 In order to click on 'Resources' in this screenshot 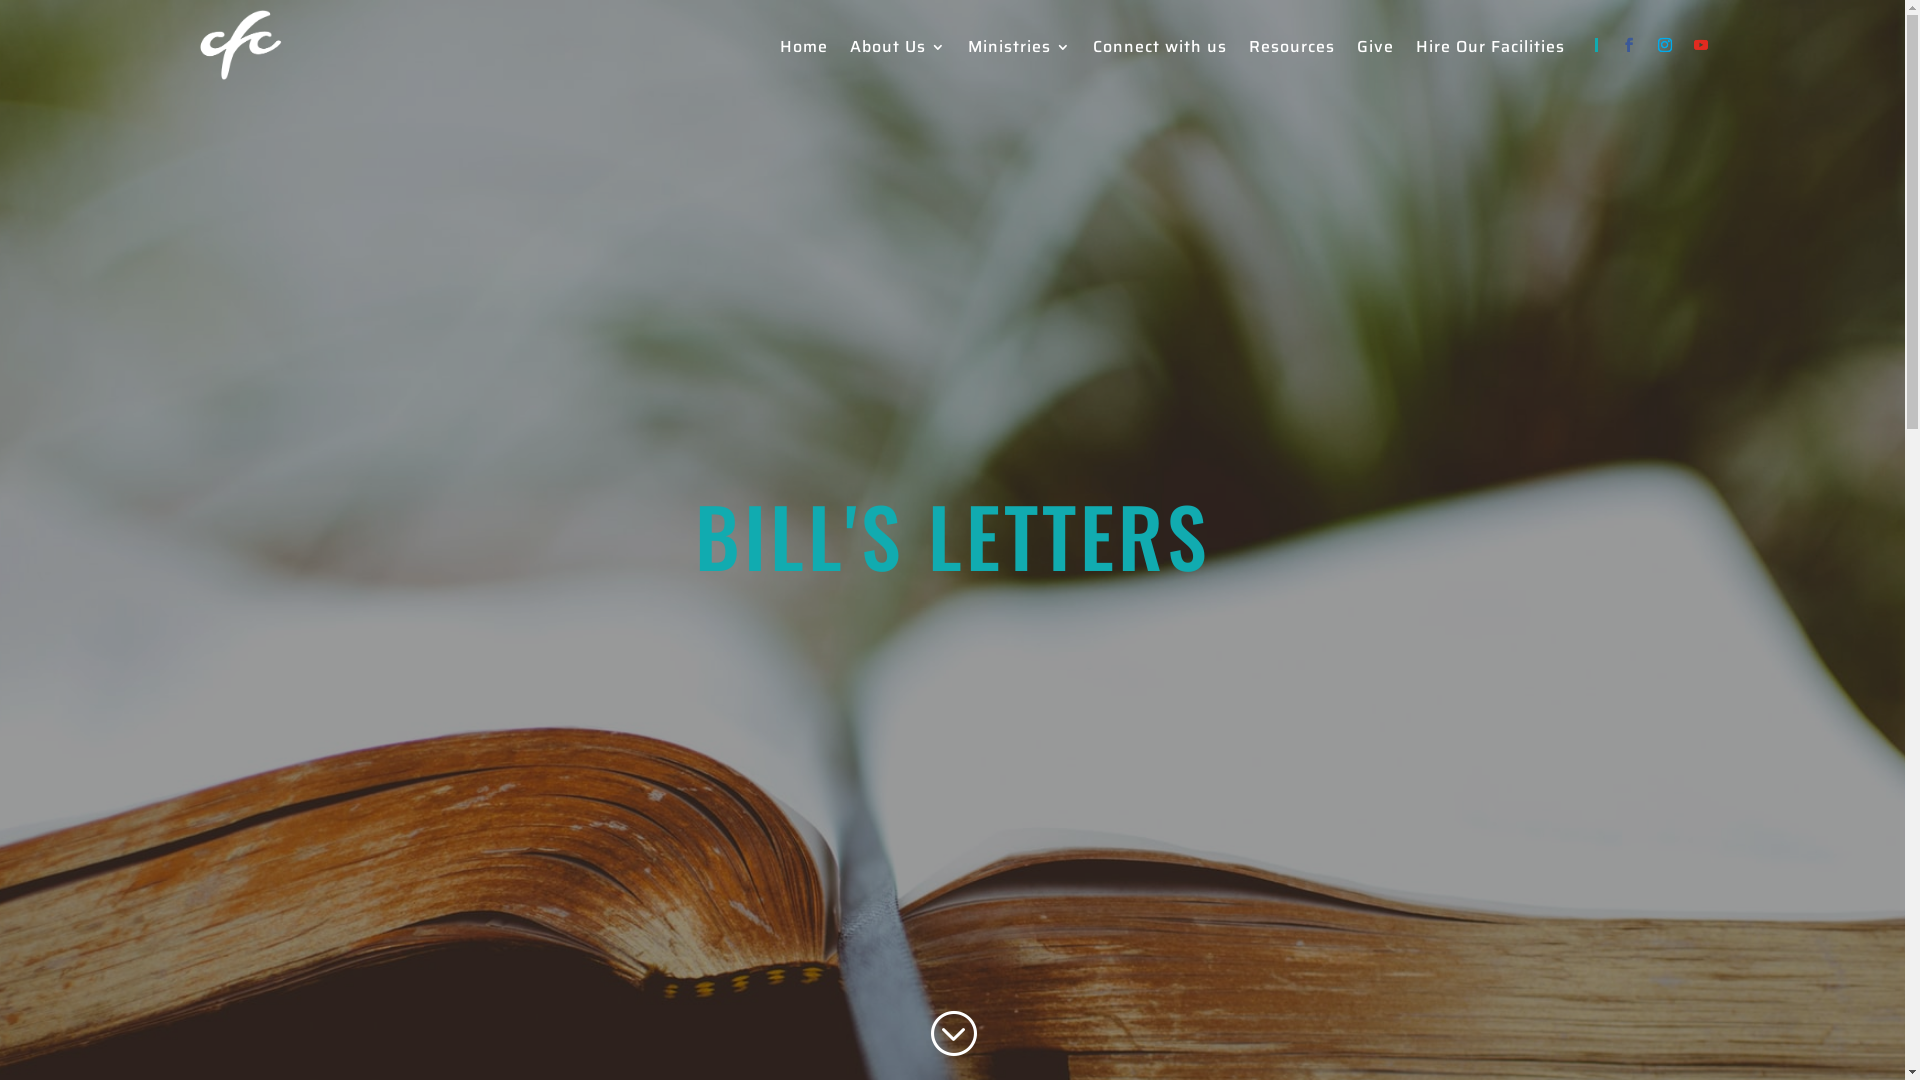, I will do `click(1291, 49)`.